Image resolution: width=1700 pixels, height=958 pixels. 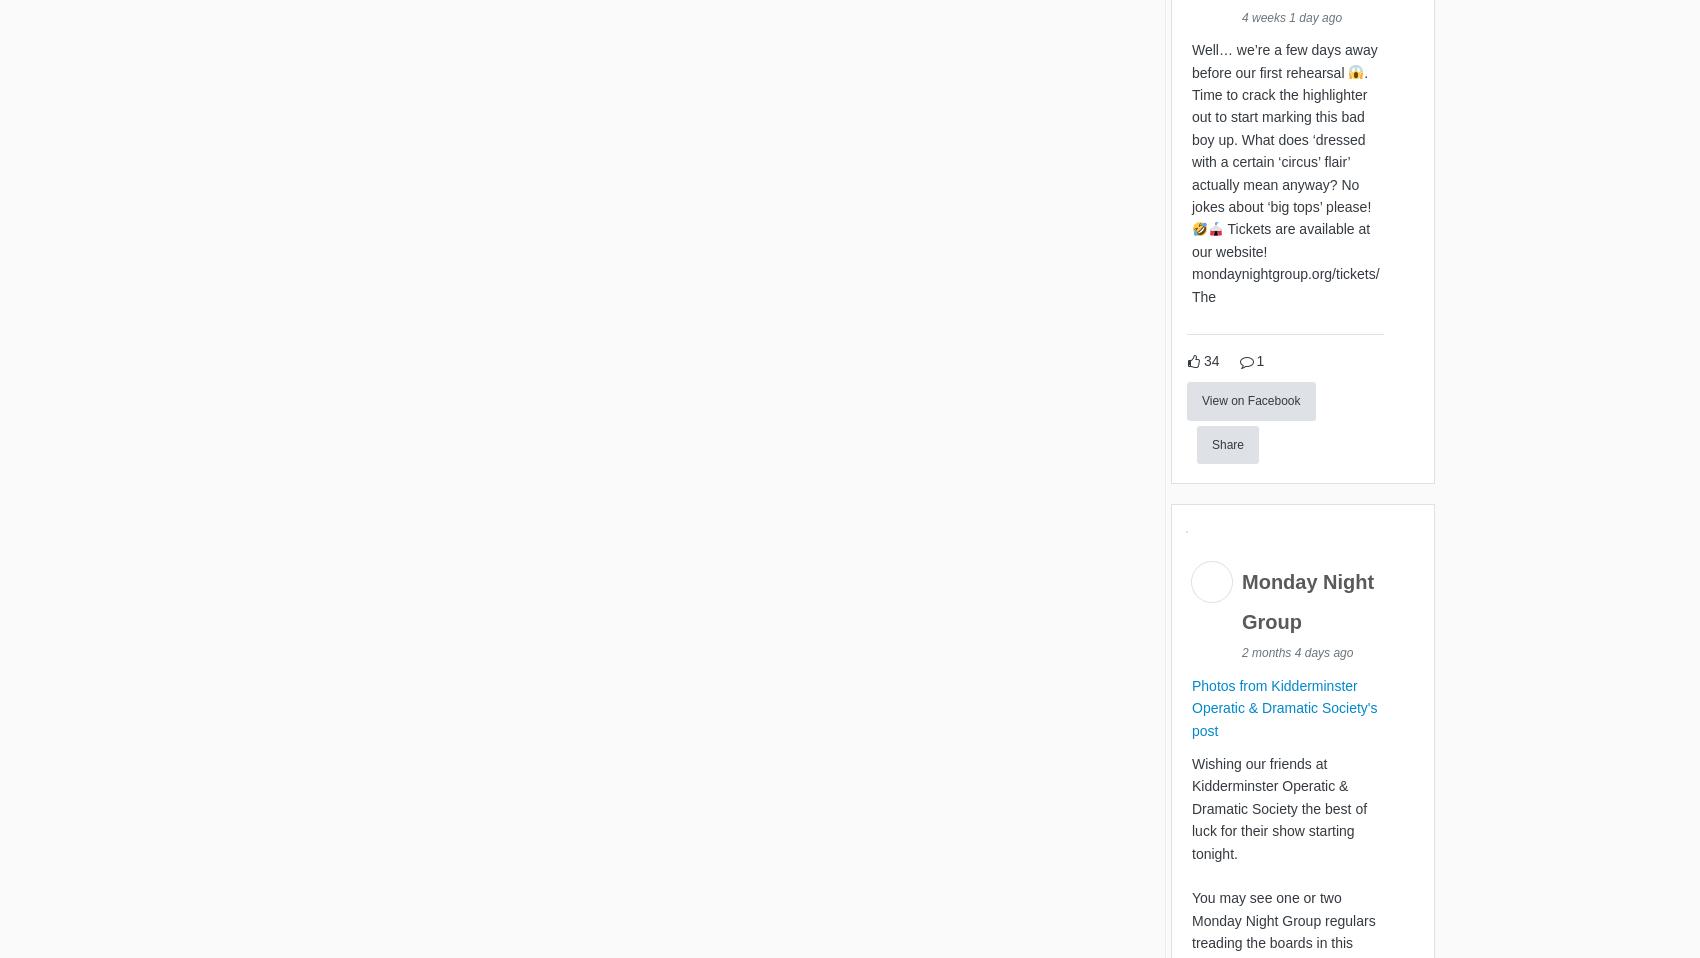 I want to click on 'Wishing our friends at Kidderminster Operatic & Dramatic Society the best of luck for their show starting tonight.', so click(x=1279, y=811).